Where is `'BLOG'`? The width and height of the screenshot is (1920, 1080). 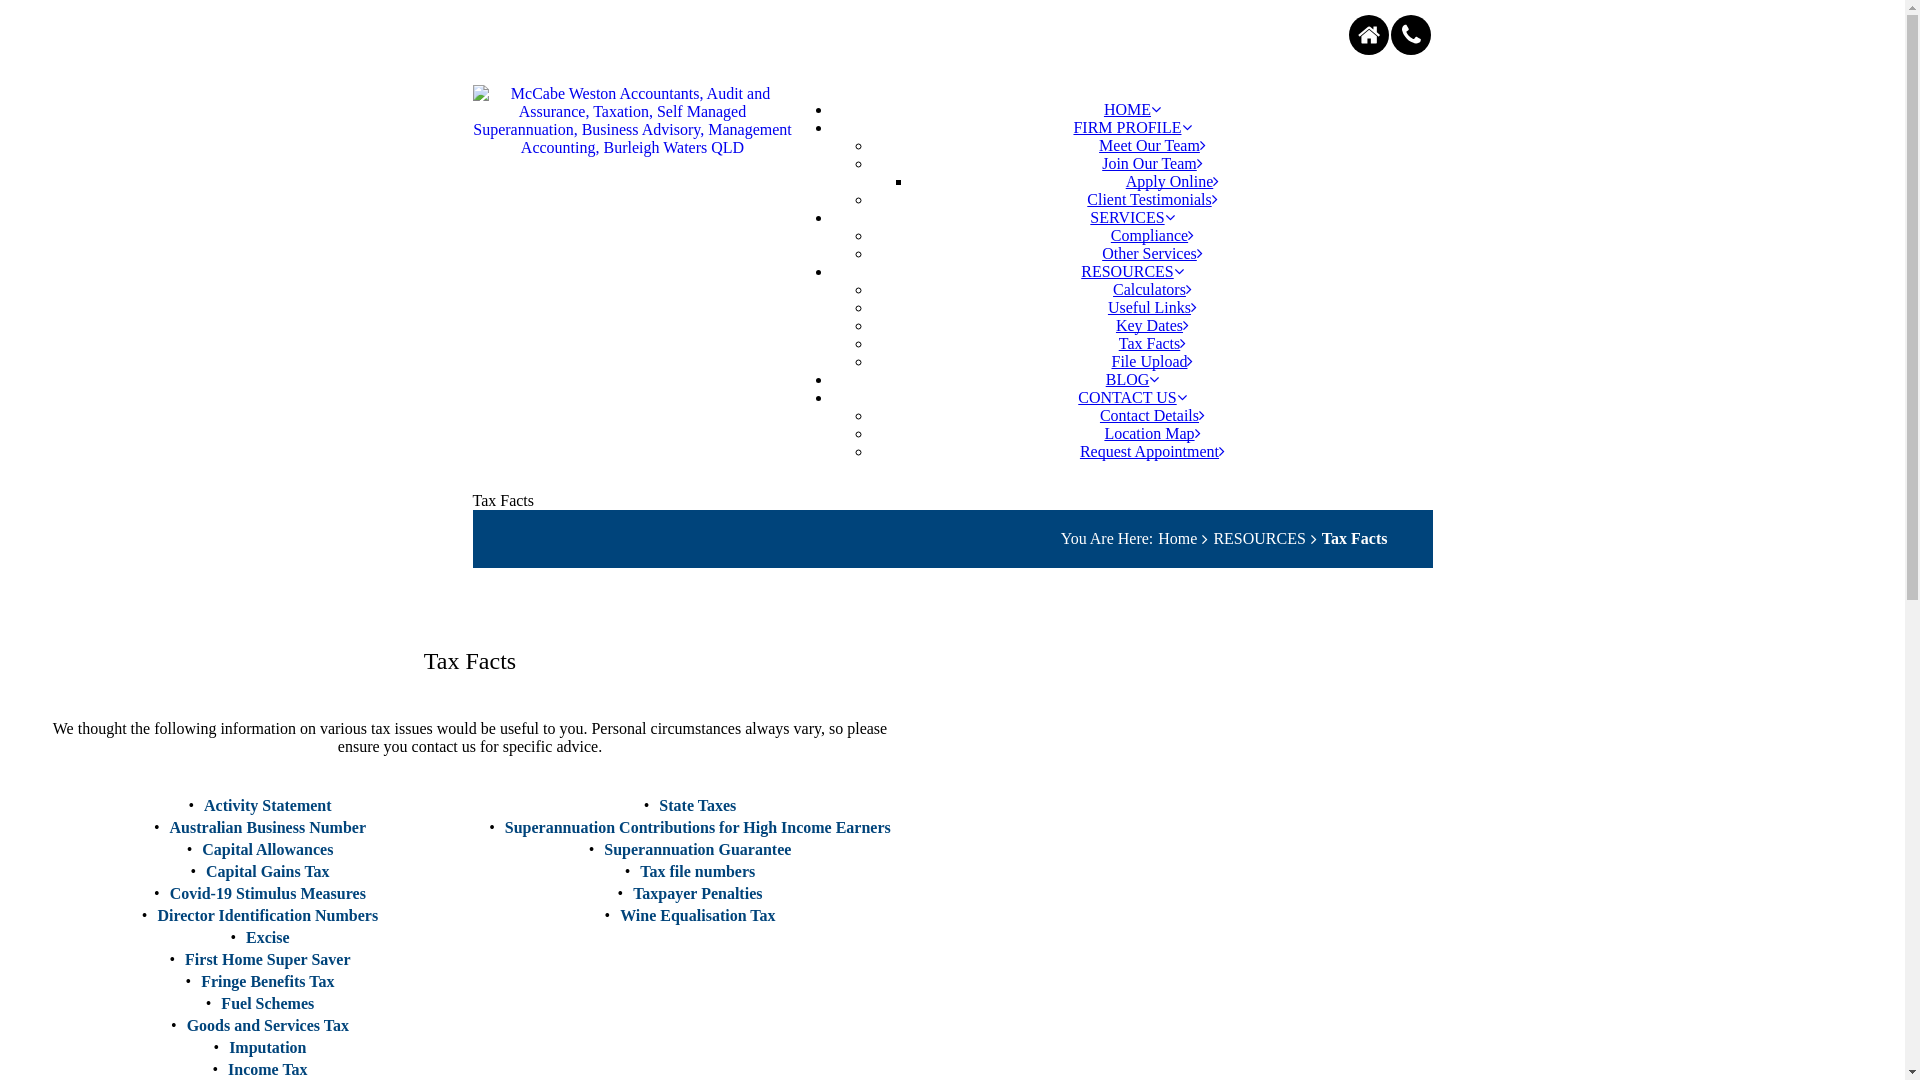
'BLOG' is located at coordinates (1104, 379).